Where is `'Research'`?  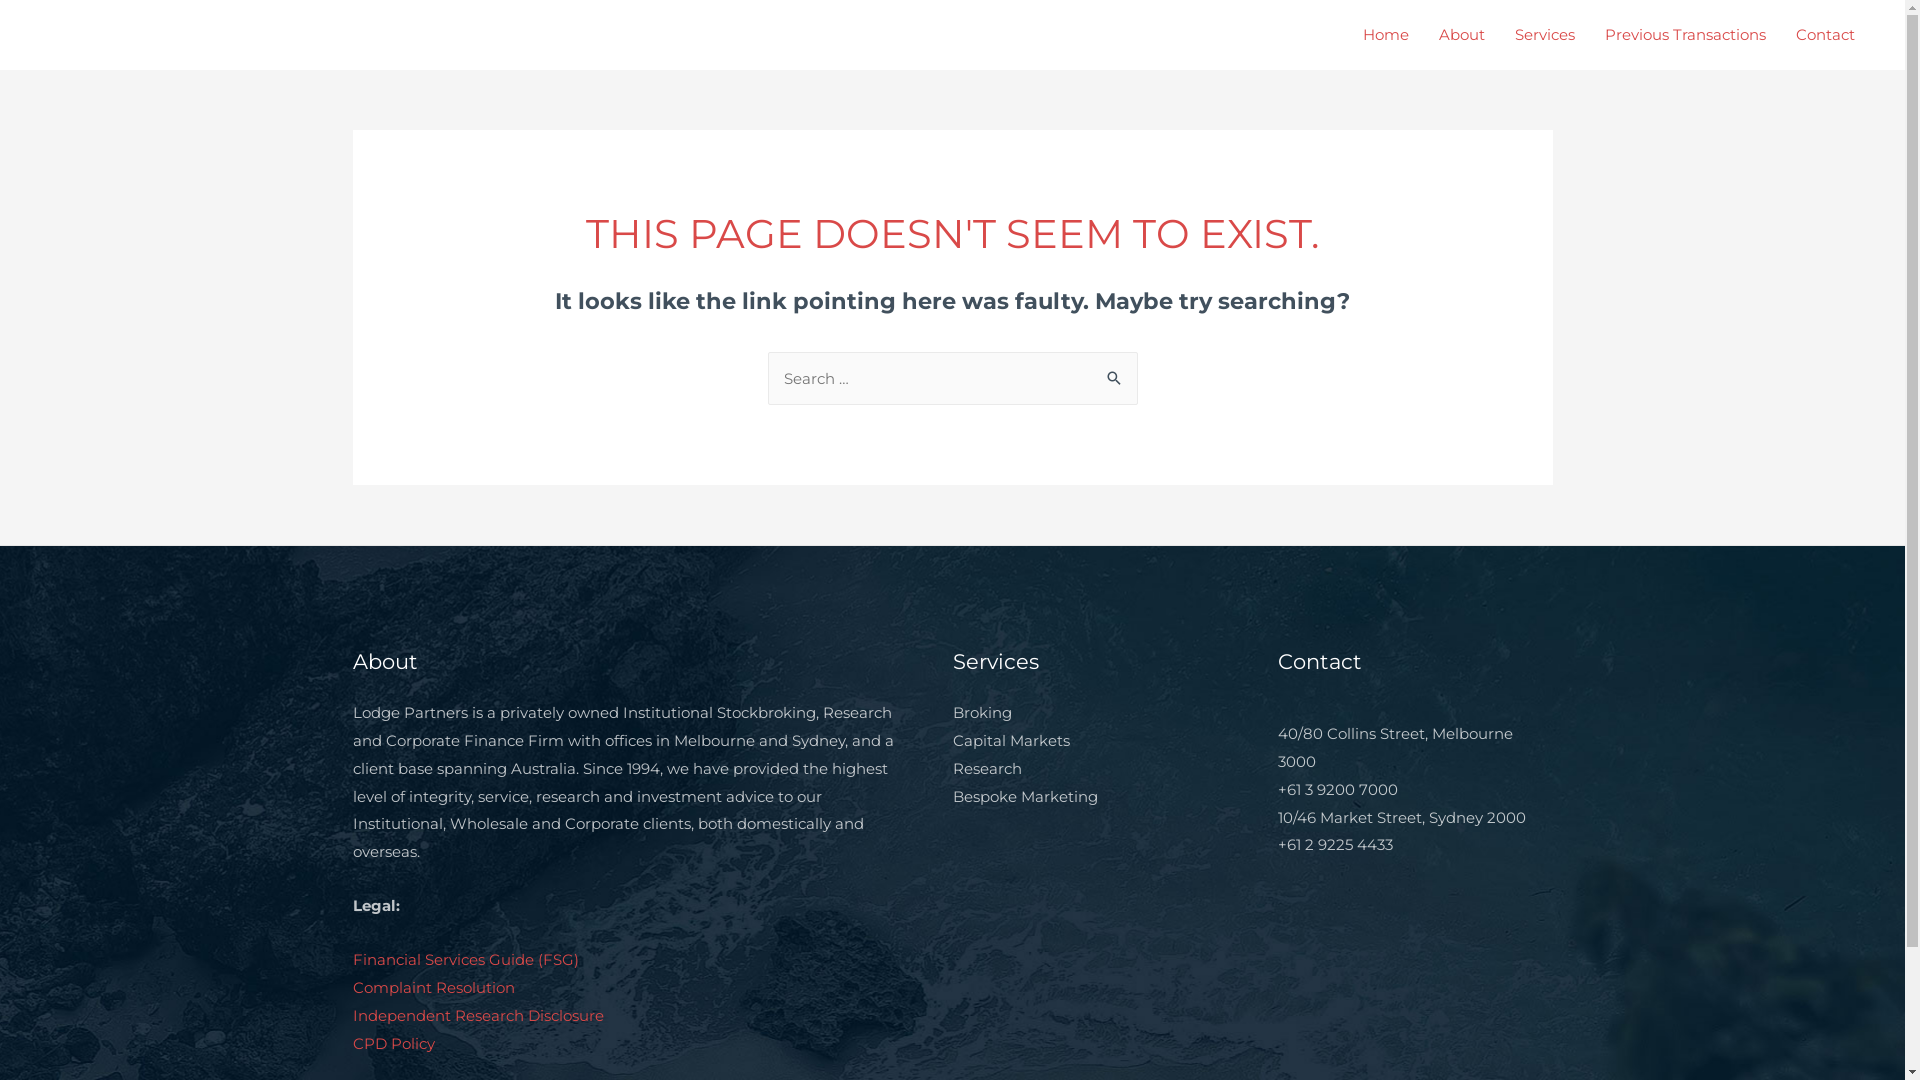
'Research' is located at coordinates (986, 767).